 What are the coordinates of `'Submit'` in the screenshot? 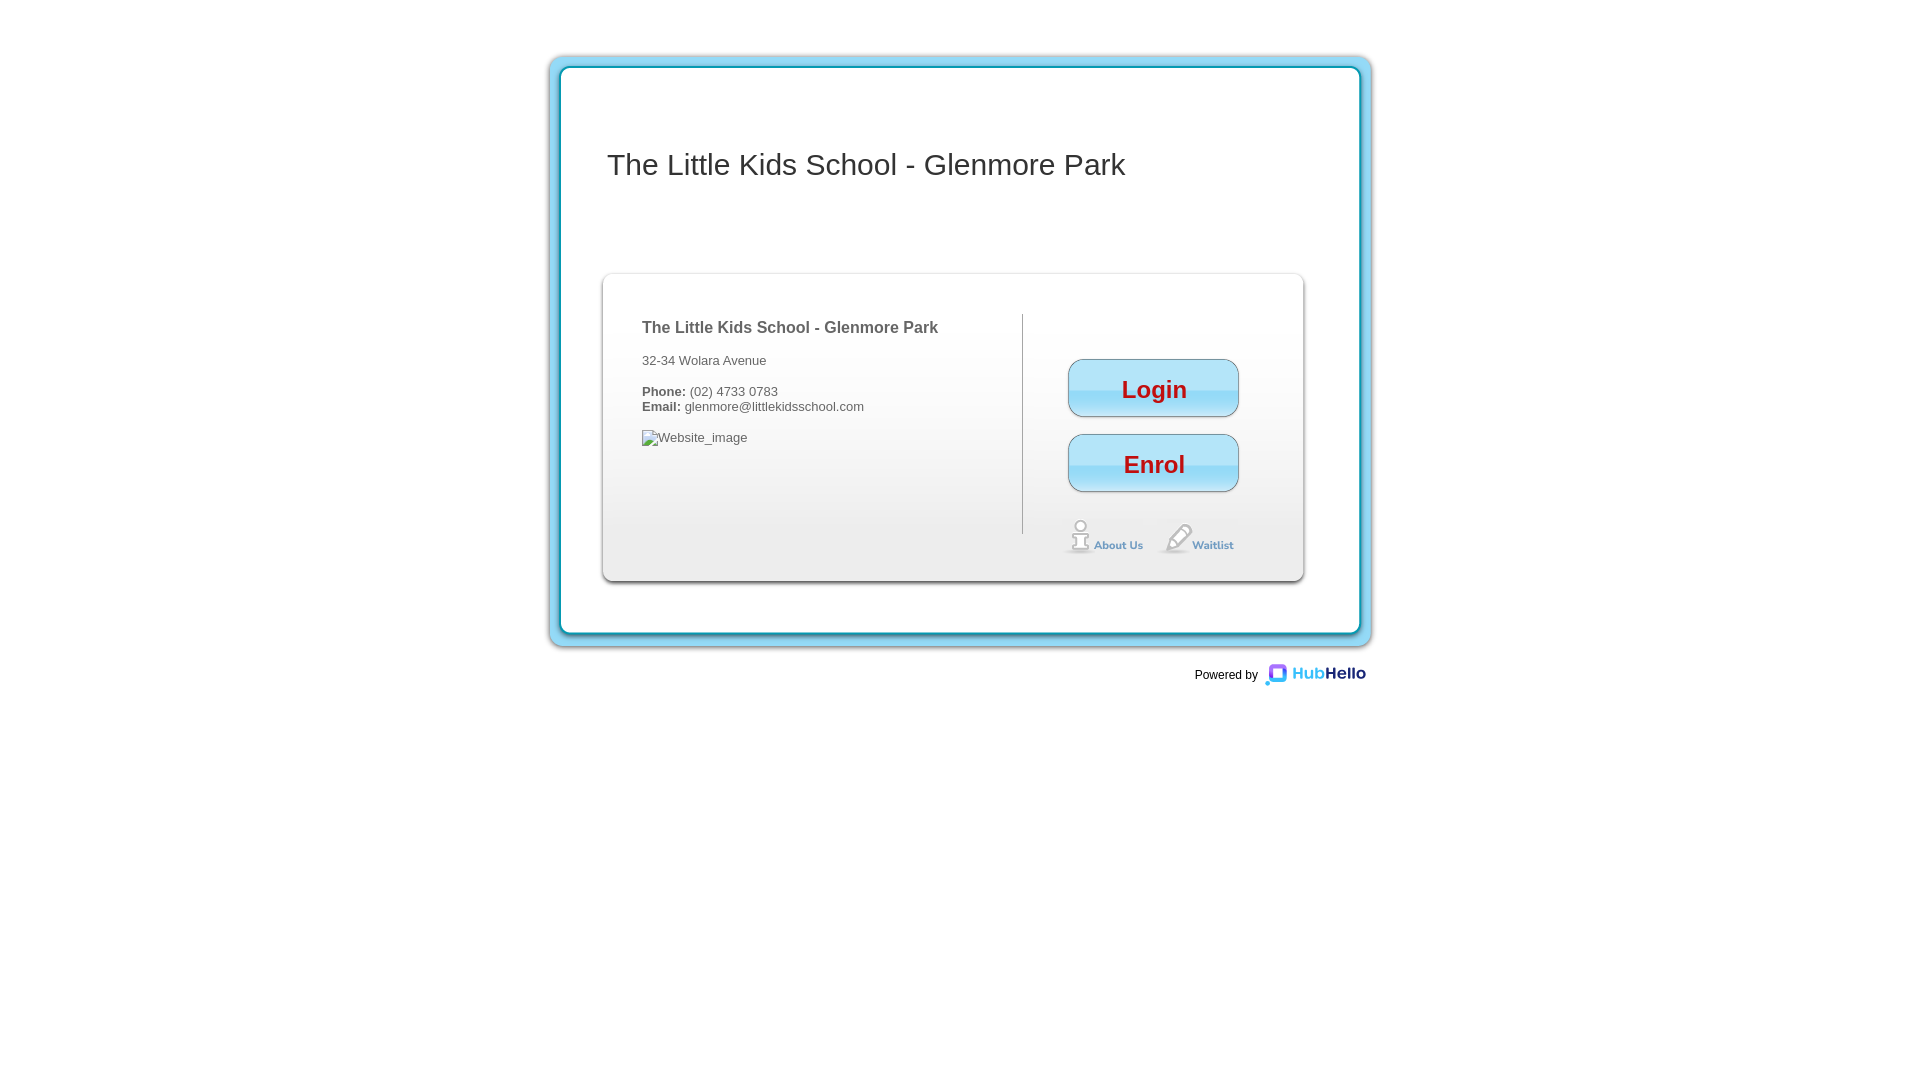 It's located at (1451, 711).